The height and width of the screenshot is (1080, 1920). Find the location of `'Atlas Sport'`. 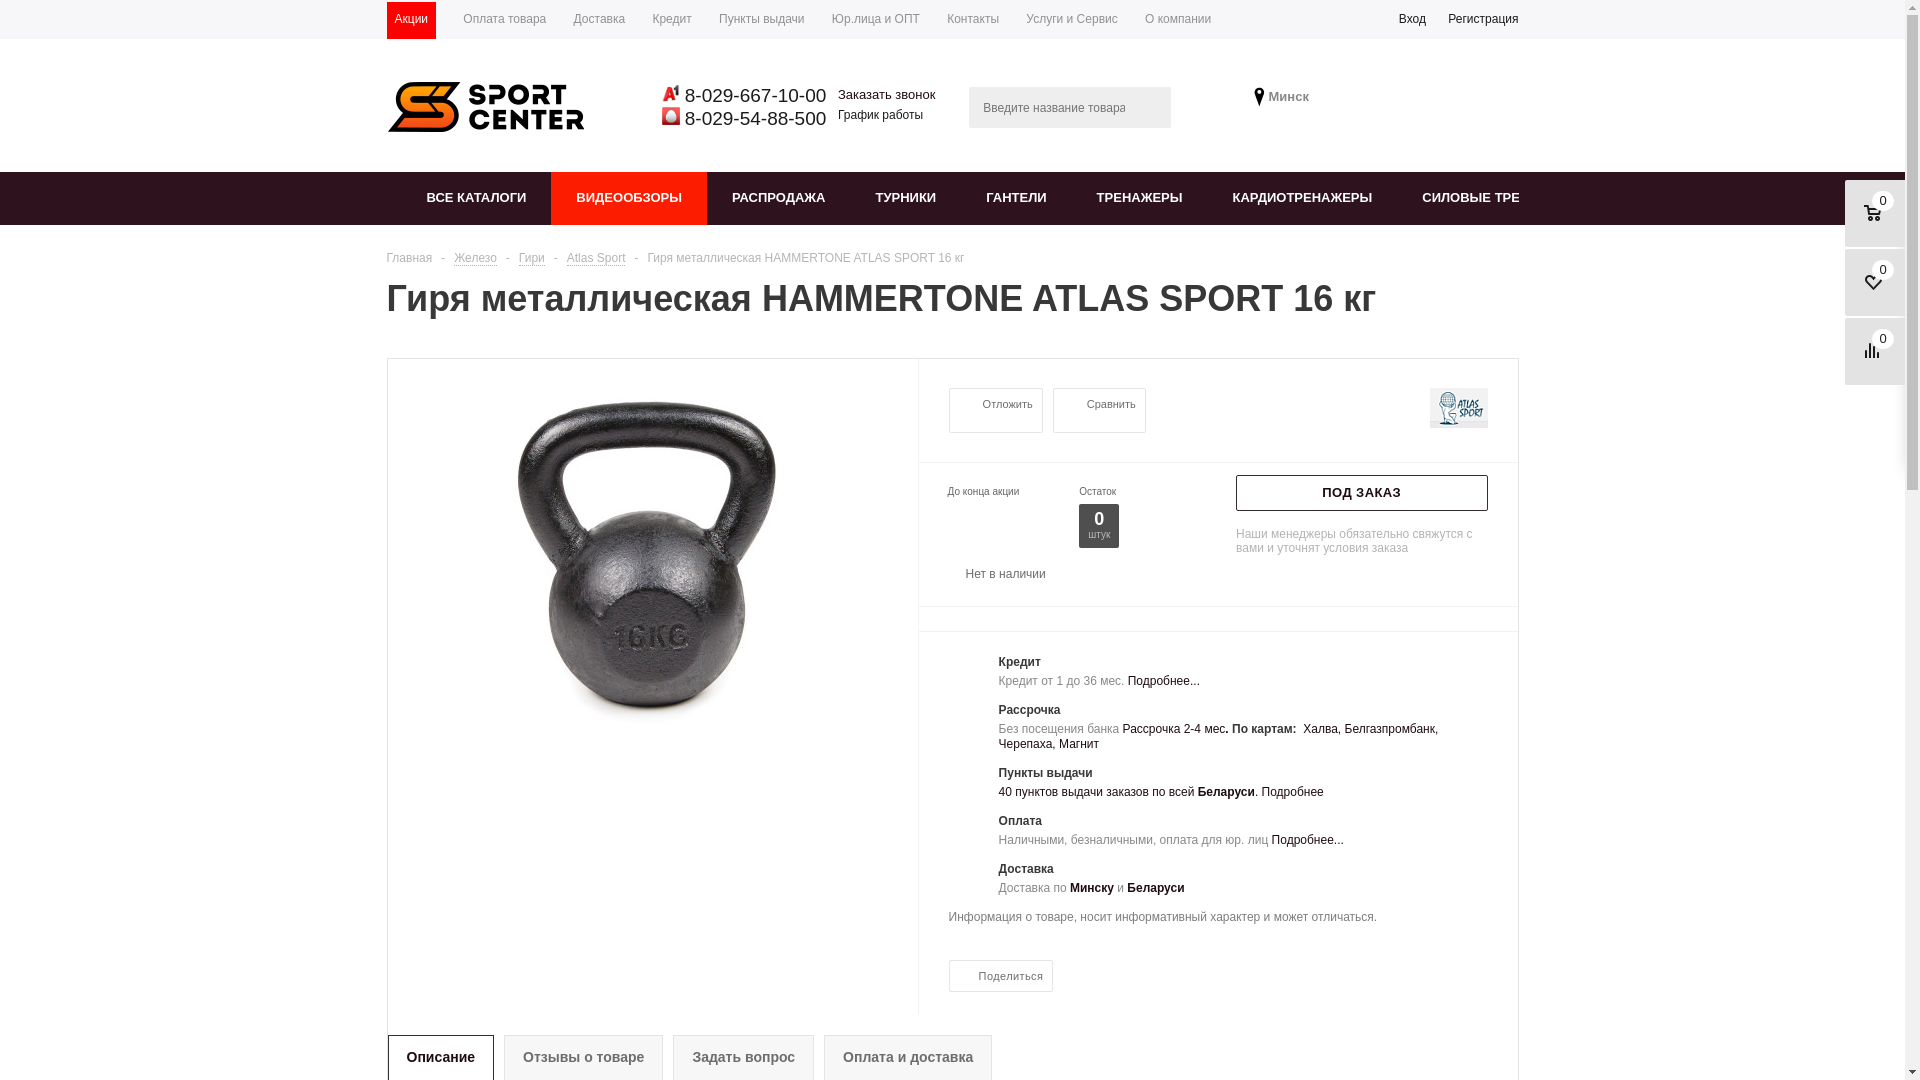

'Atlas Sport' is located at coordinates (565, 256).